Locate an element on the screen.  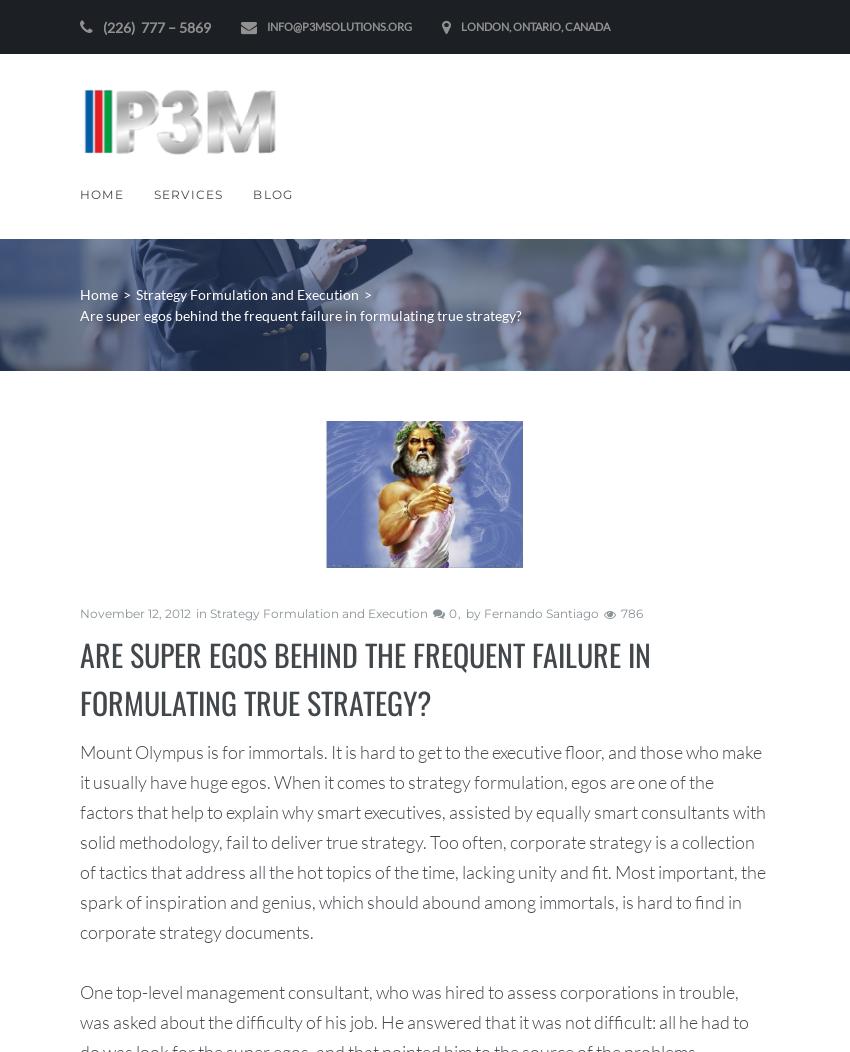
'info@p3msolutions.org' is located at coordinates (339, 25).